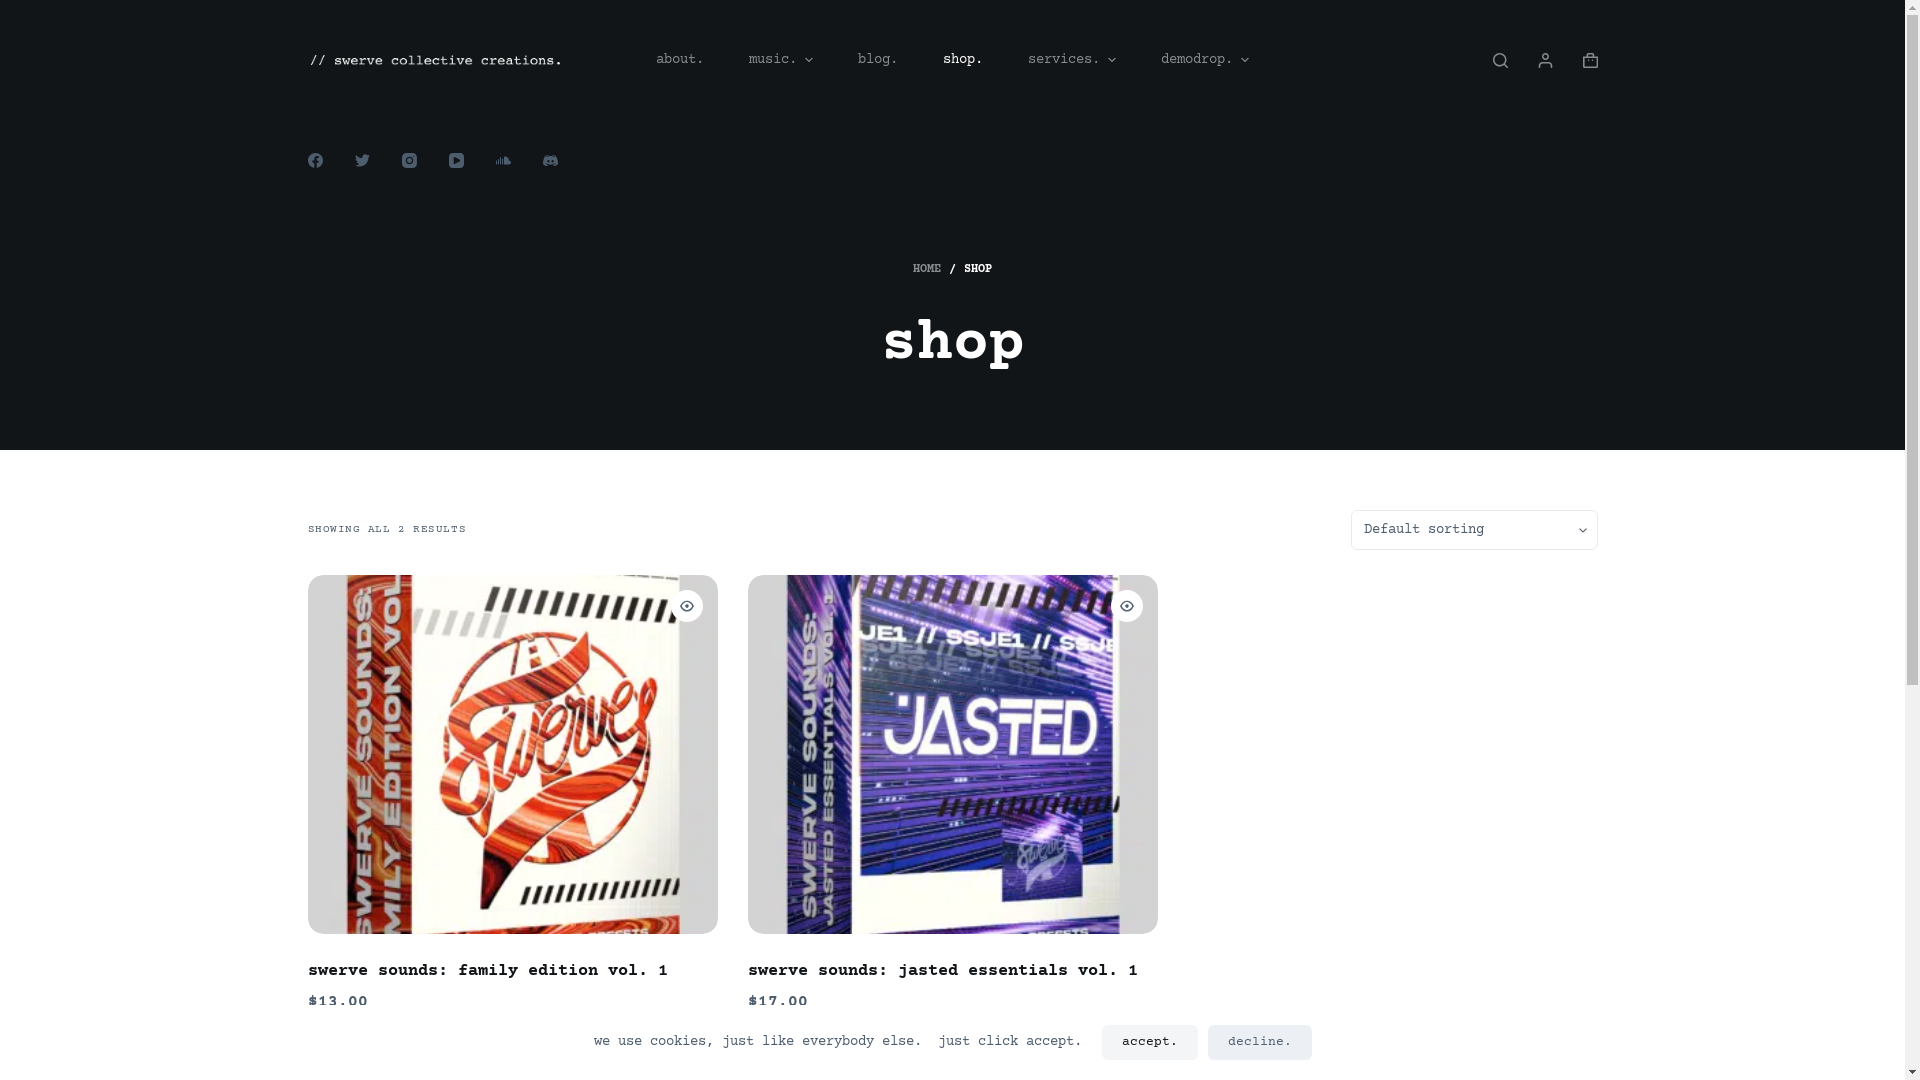 The image size is (1920, 1080). What do you see at coordinates (878, 59) in the screenshot?
I see `'blog.'` at bounding box center [878, 59].